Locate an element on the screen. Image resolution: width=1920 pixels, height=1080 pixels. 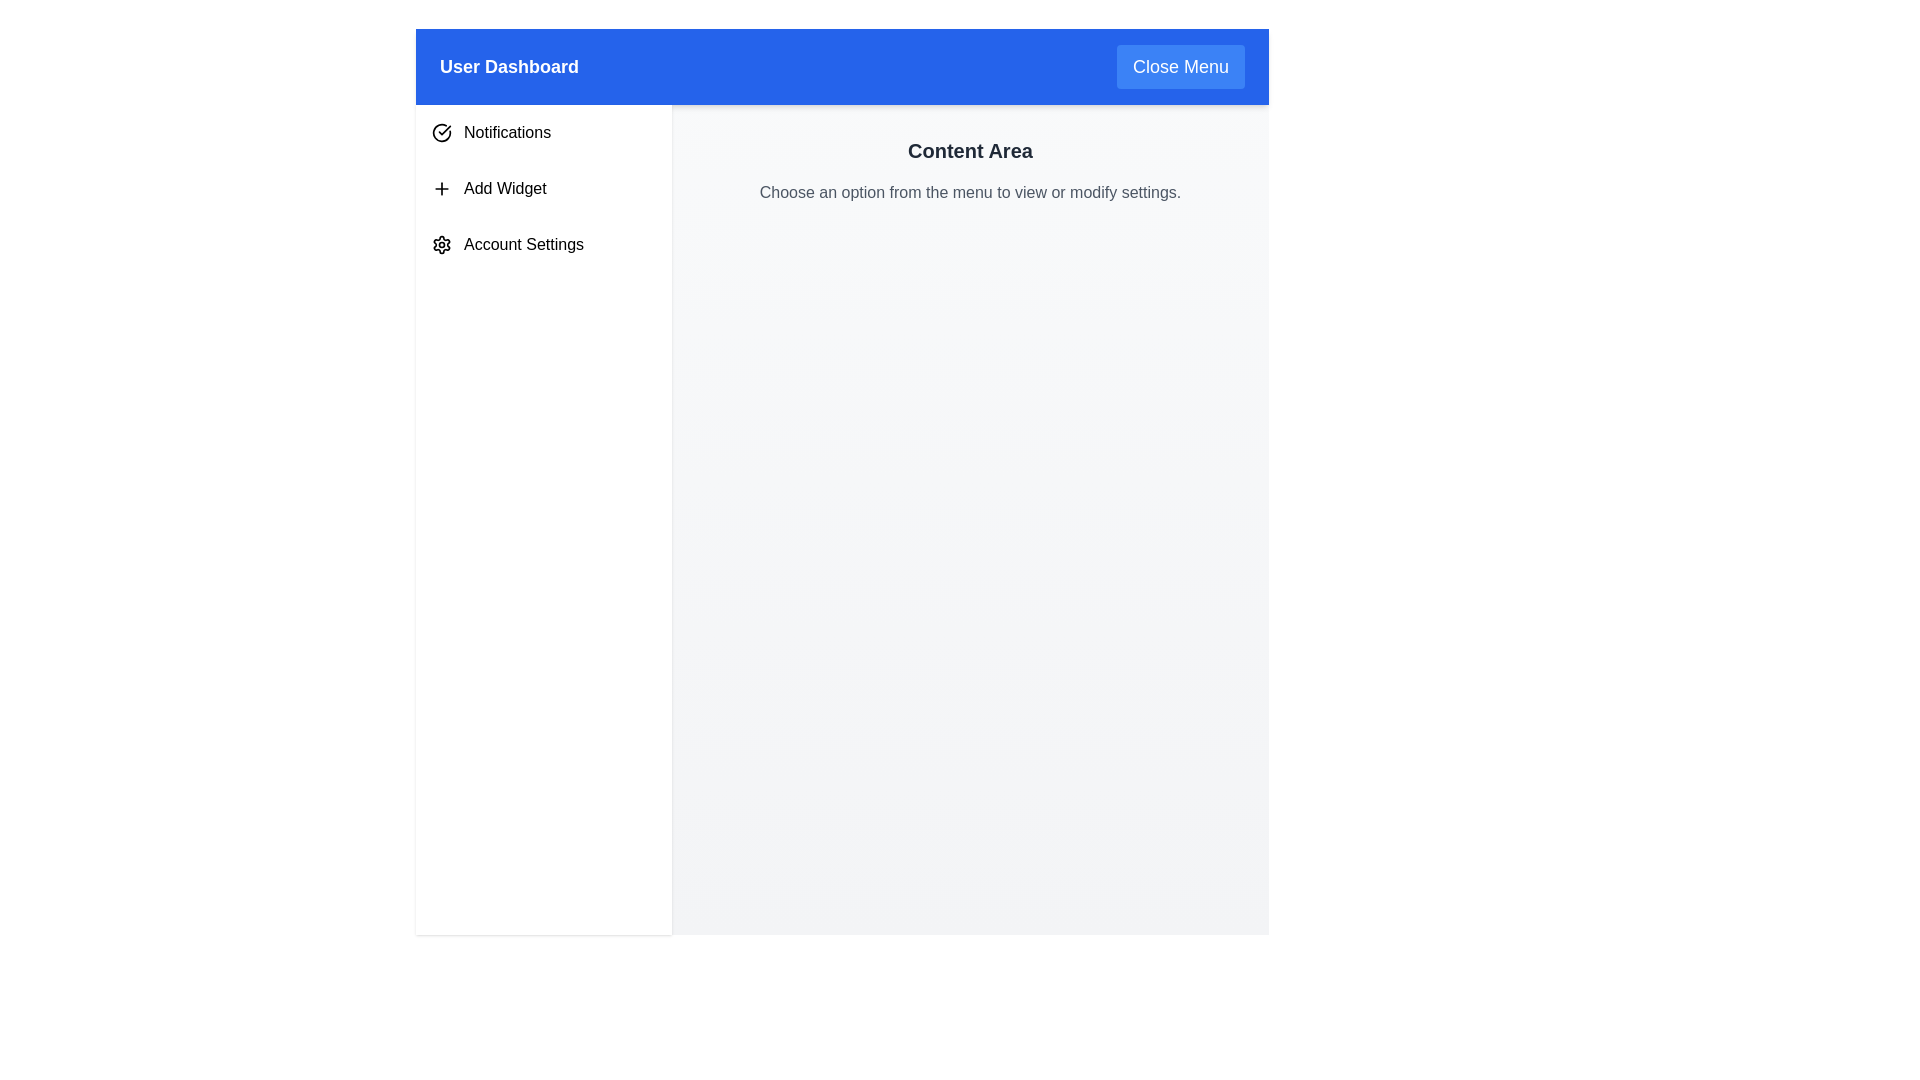
the third text label is located at coordinates (523, 244).